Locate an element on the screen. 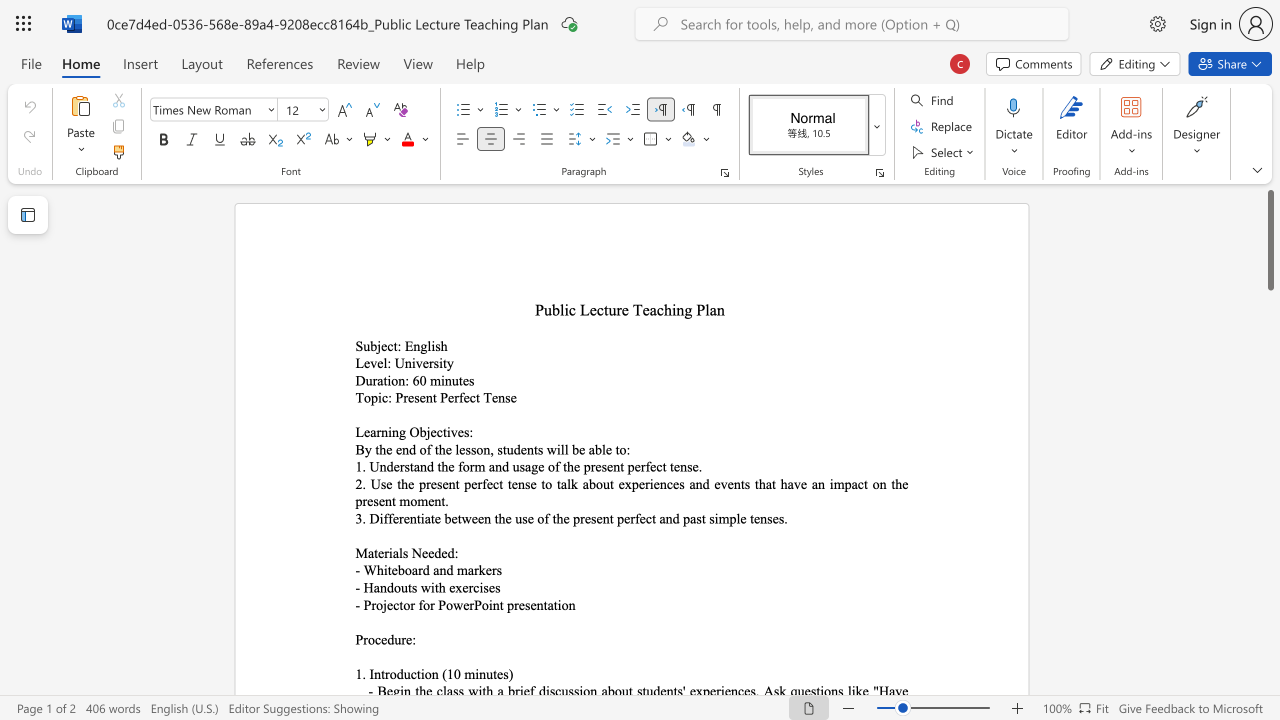 Image resolution: width=1280 pixels, height=720 pixels. the 2th character "l" in the text is located at coordinates (707, 310).